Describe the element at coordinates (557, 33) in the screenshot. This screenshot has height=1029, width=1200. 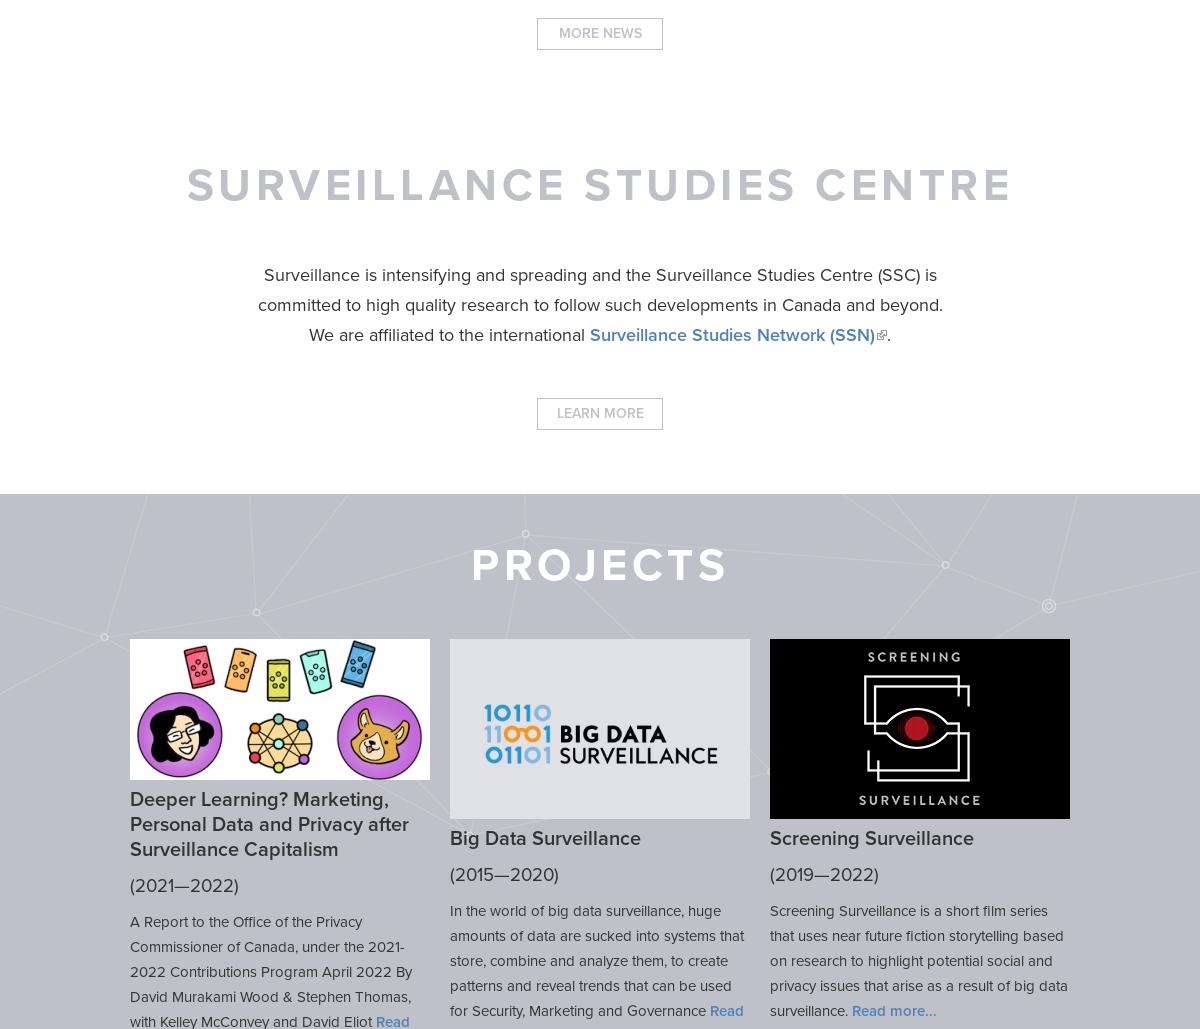
I see `'More news'` at that location.